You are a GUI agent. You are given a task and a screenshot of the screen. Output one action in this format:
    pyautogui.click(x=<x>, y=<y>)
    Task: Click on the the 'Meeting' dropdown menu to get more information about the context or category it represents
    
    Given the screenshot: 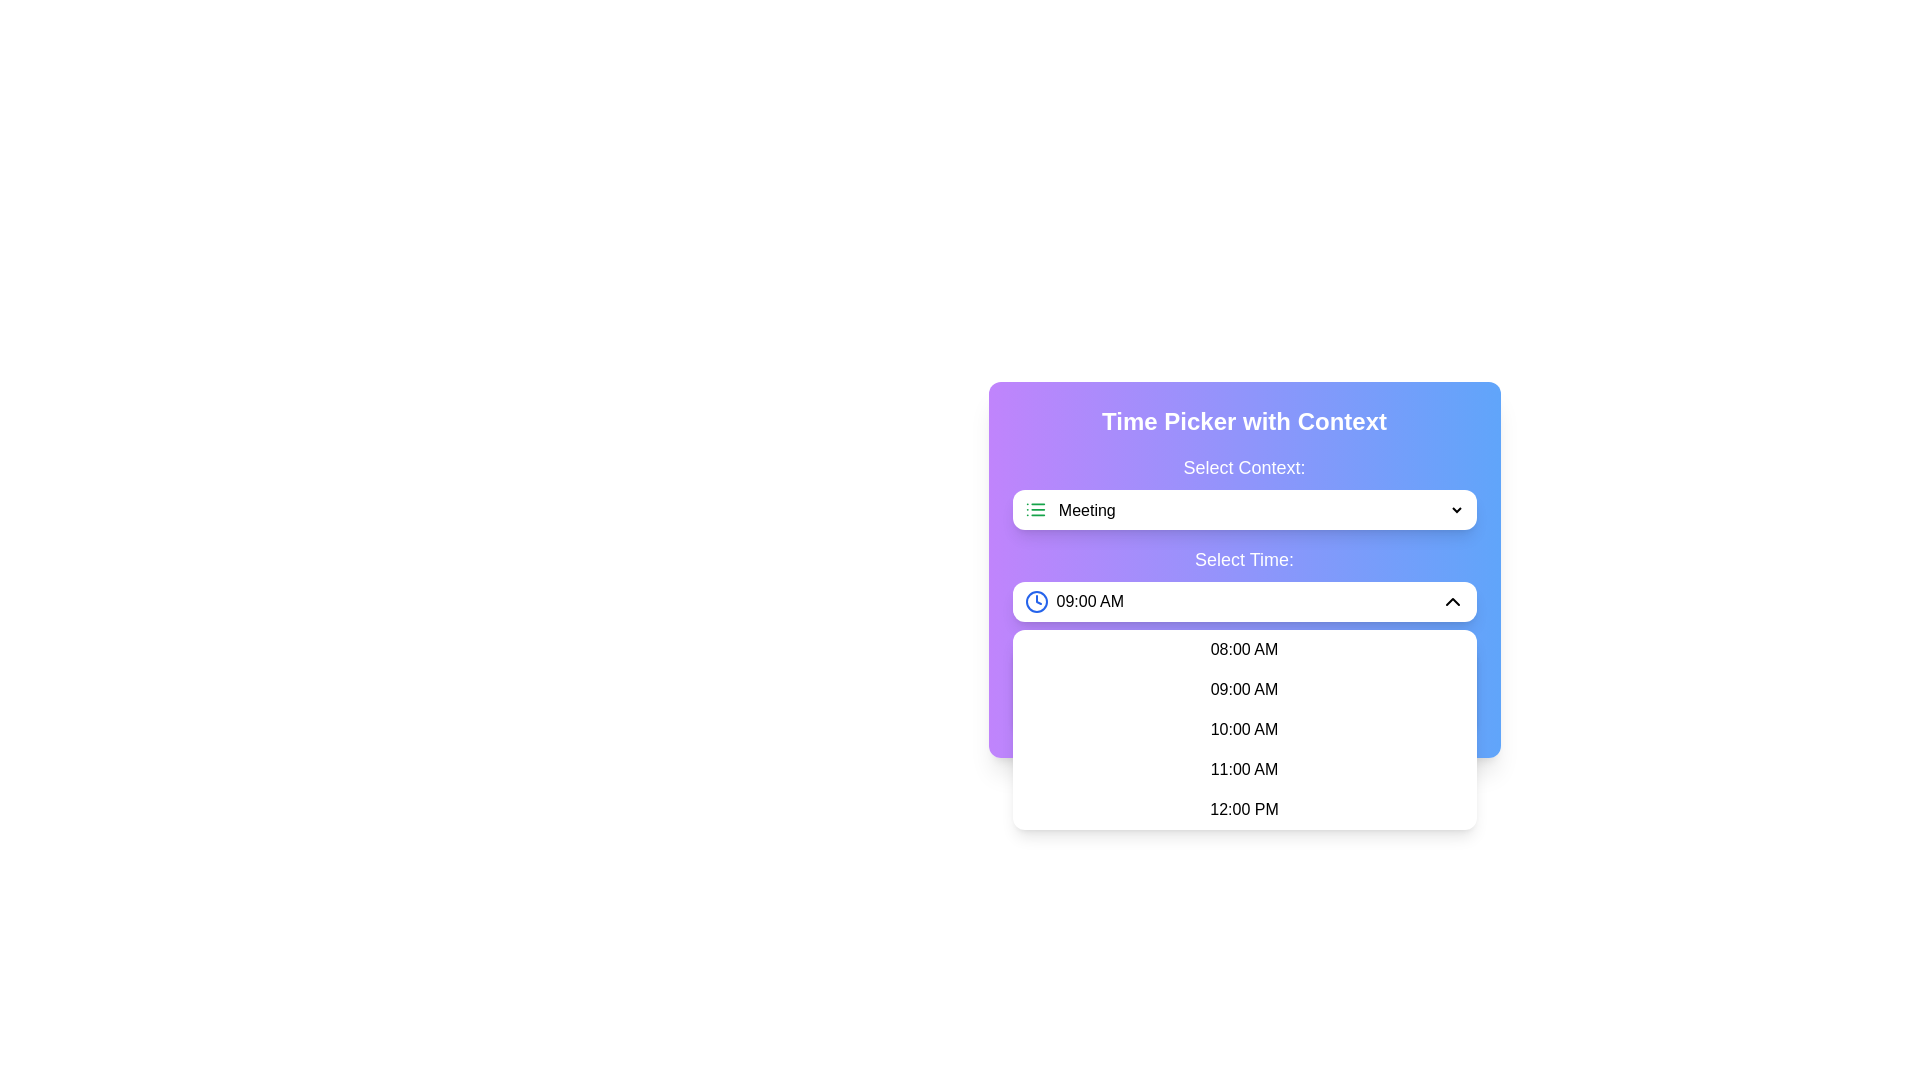 What is the action you would take?
    pyautogui.click(x=1243, y=492)
    